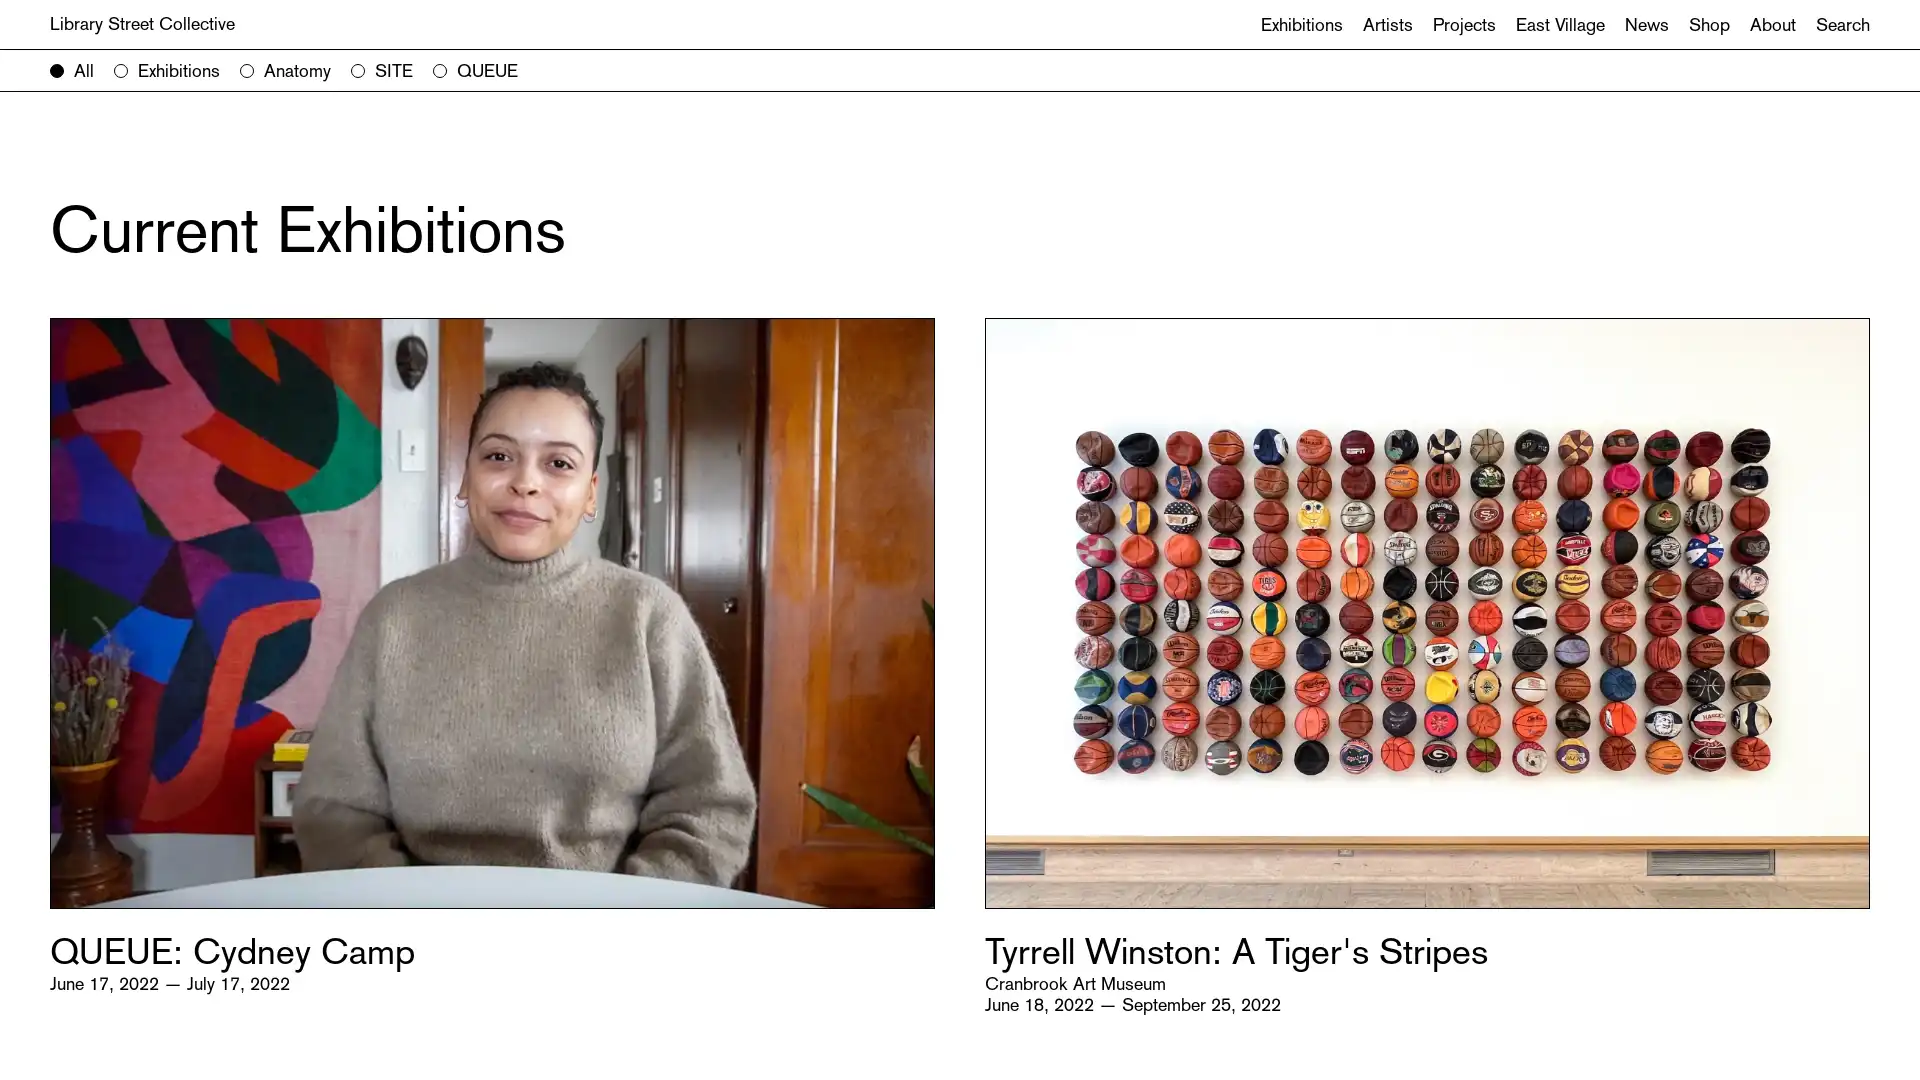 Image resolution: width=1920 pixels, height=1080 pixels. I want to click on Search, so click(960, 589).